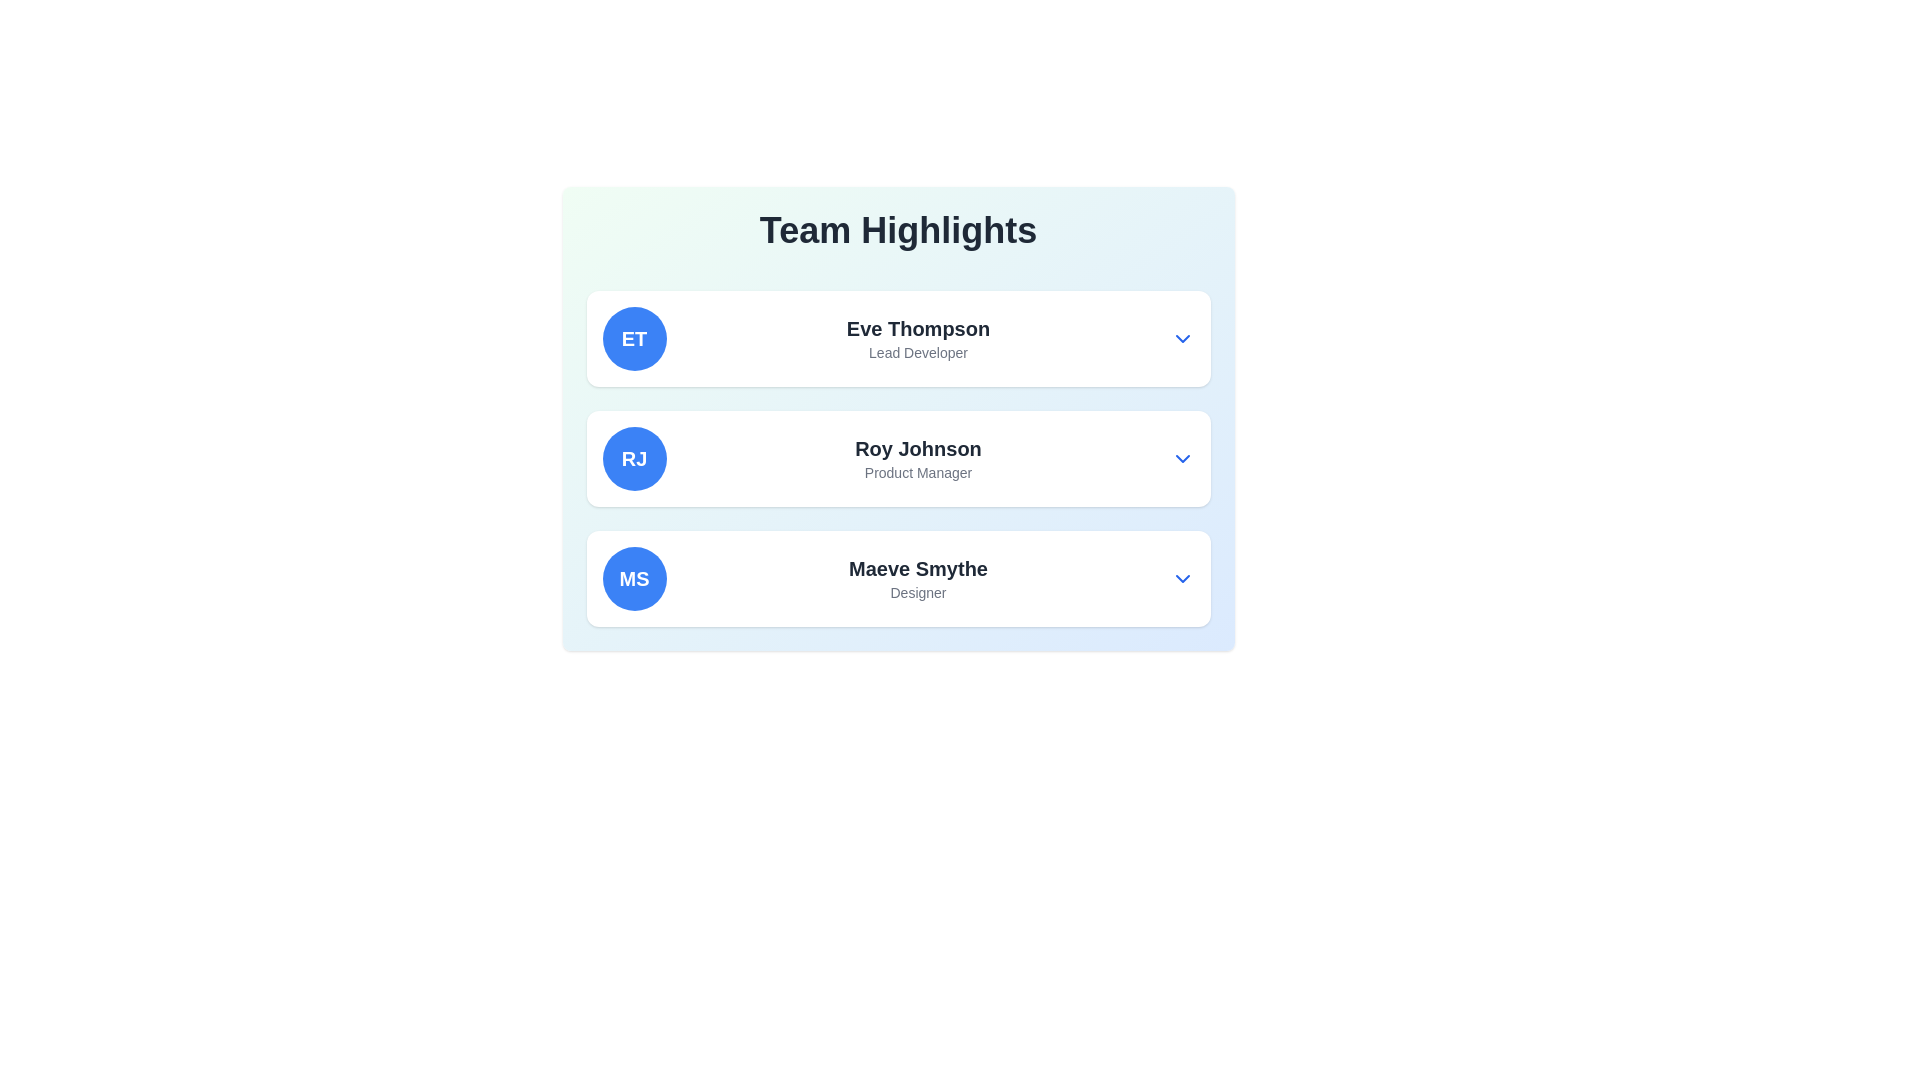 The width and height of the screenshot is (1920, 1080). What do you see at coordinates (917, 352) in the screenshot?
I see `the 'Lead Developer' text label displayed in a small, gray-colored font, which is positioned below and aligned with the name 'Eve Thompson' in the first card of the 'Team Highlights' section` at bounding box center [917, 352].